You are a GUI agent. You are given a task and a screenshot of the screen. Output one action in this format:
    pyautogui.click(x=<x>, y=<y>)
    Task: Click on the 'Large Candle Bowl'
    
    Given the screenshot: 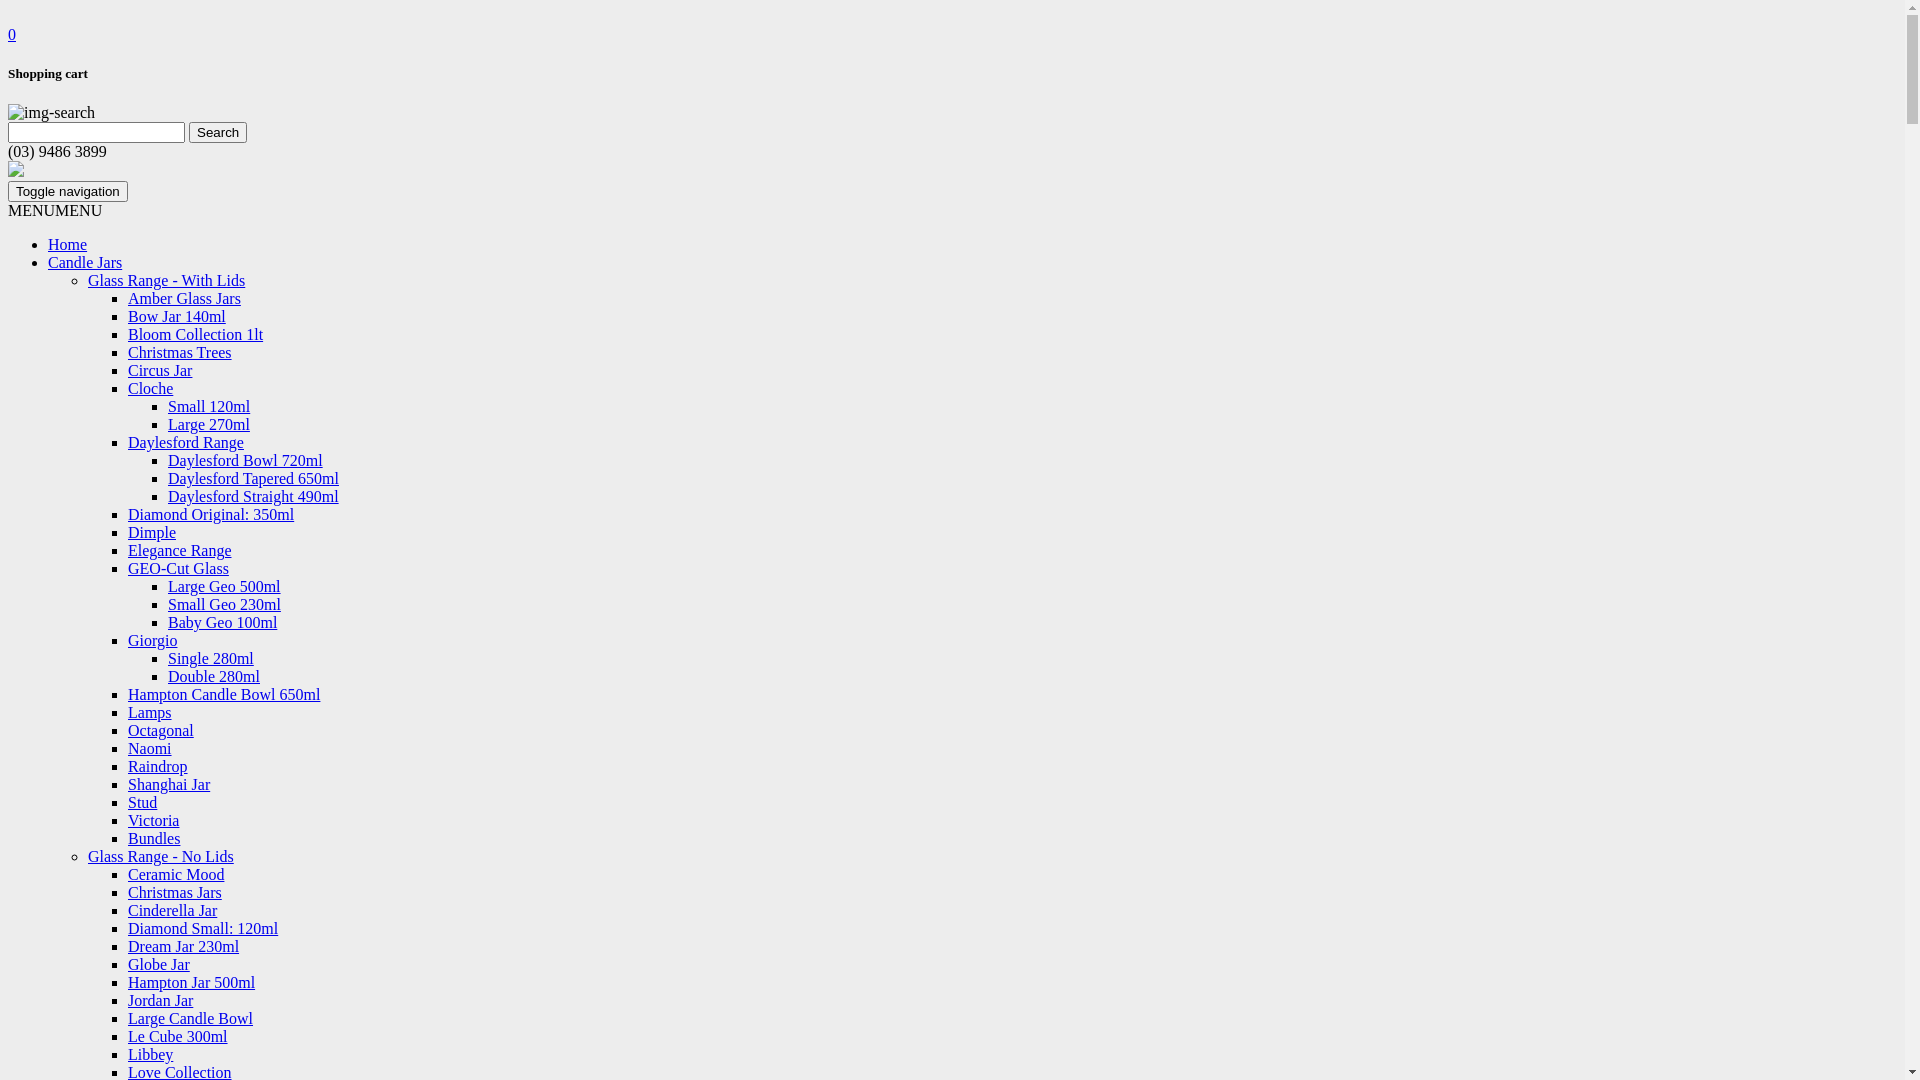 What is the action you would take?
    pyautogui.click(x=127, y=1018)
    